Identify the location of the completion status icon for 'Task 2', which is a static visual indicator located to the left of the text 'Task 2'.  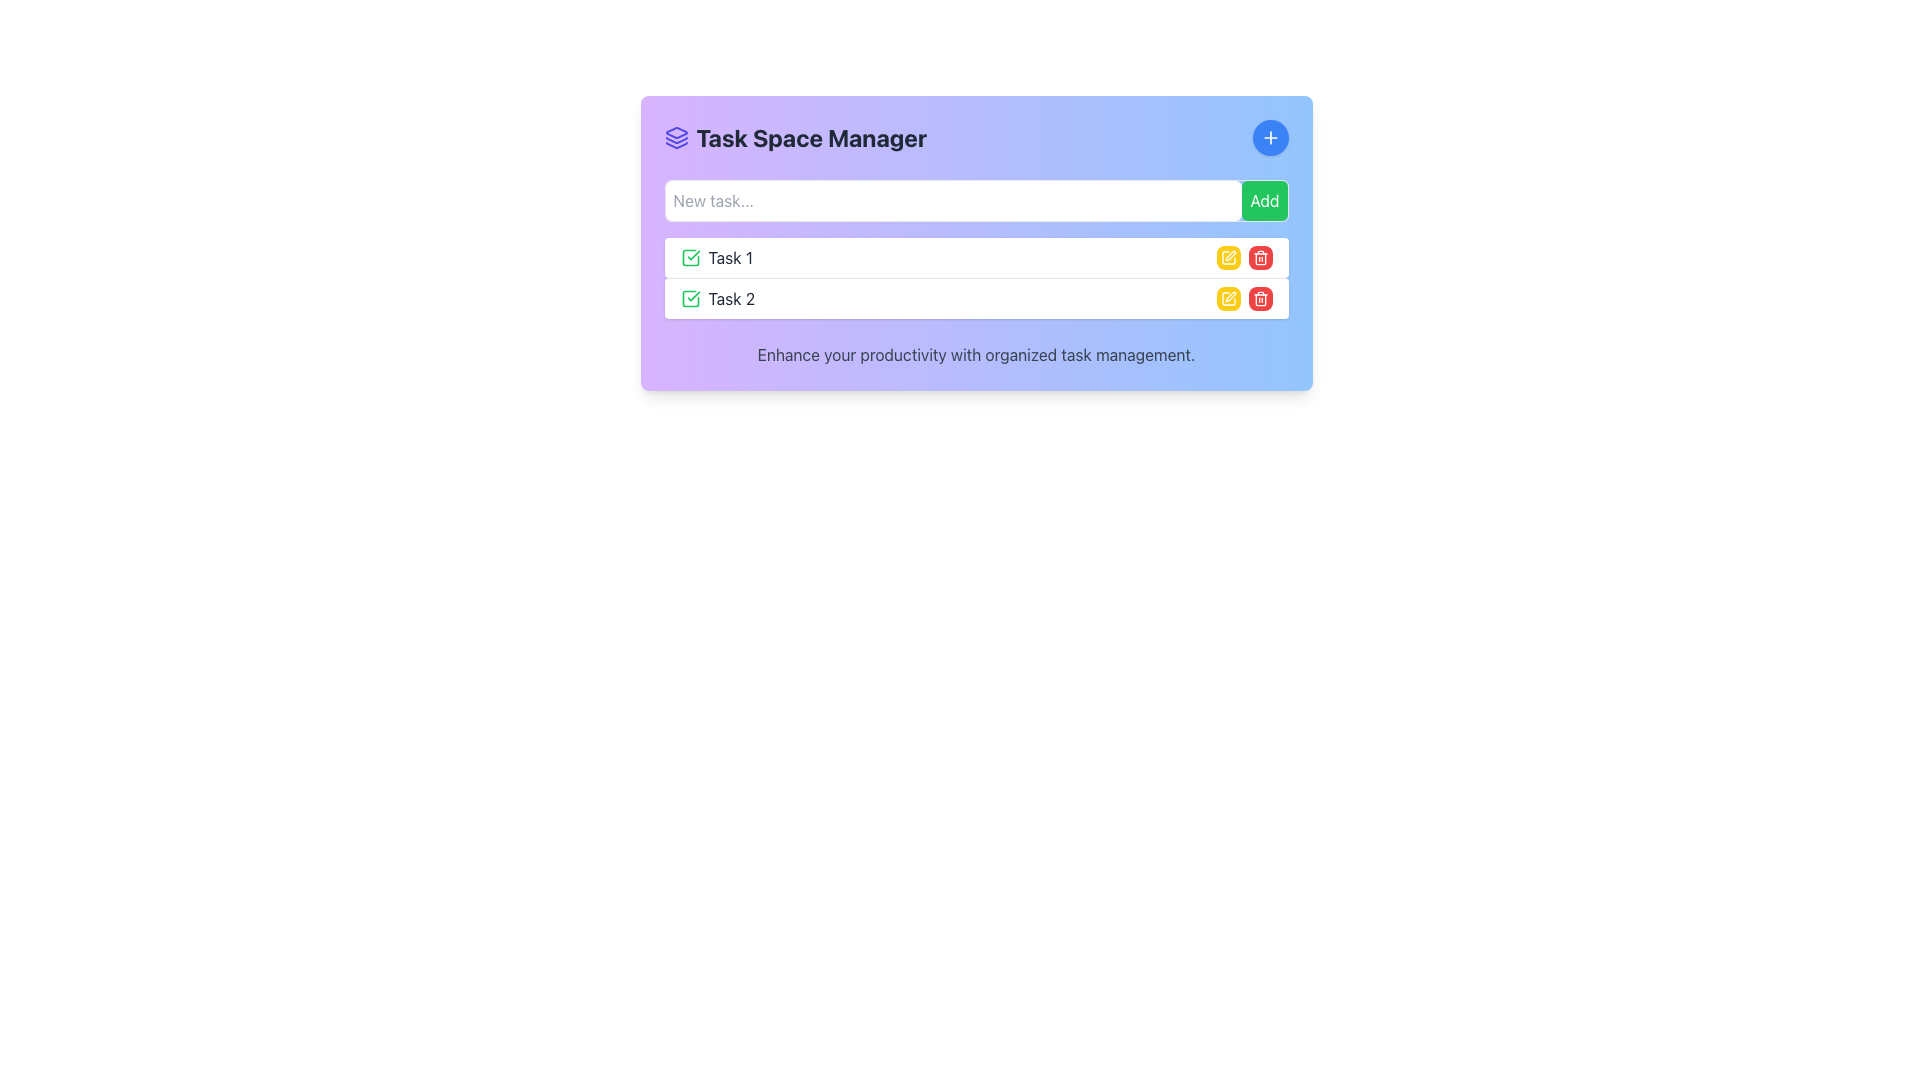
(690, 299).